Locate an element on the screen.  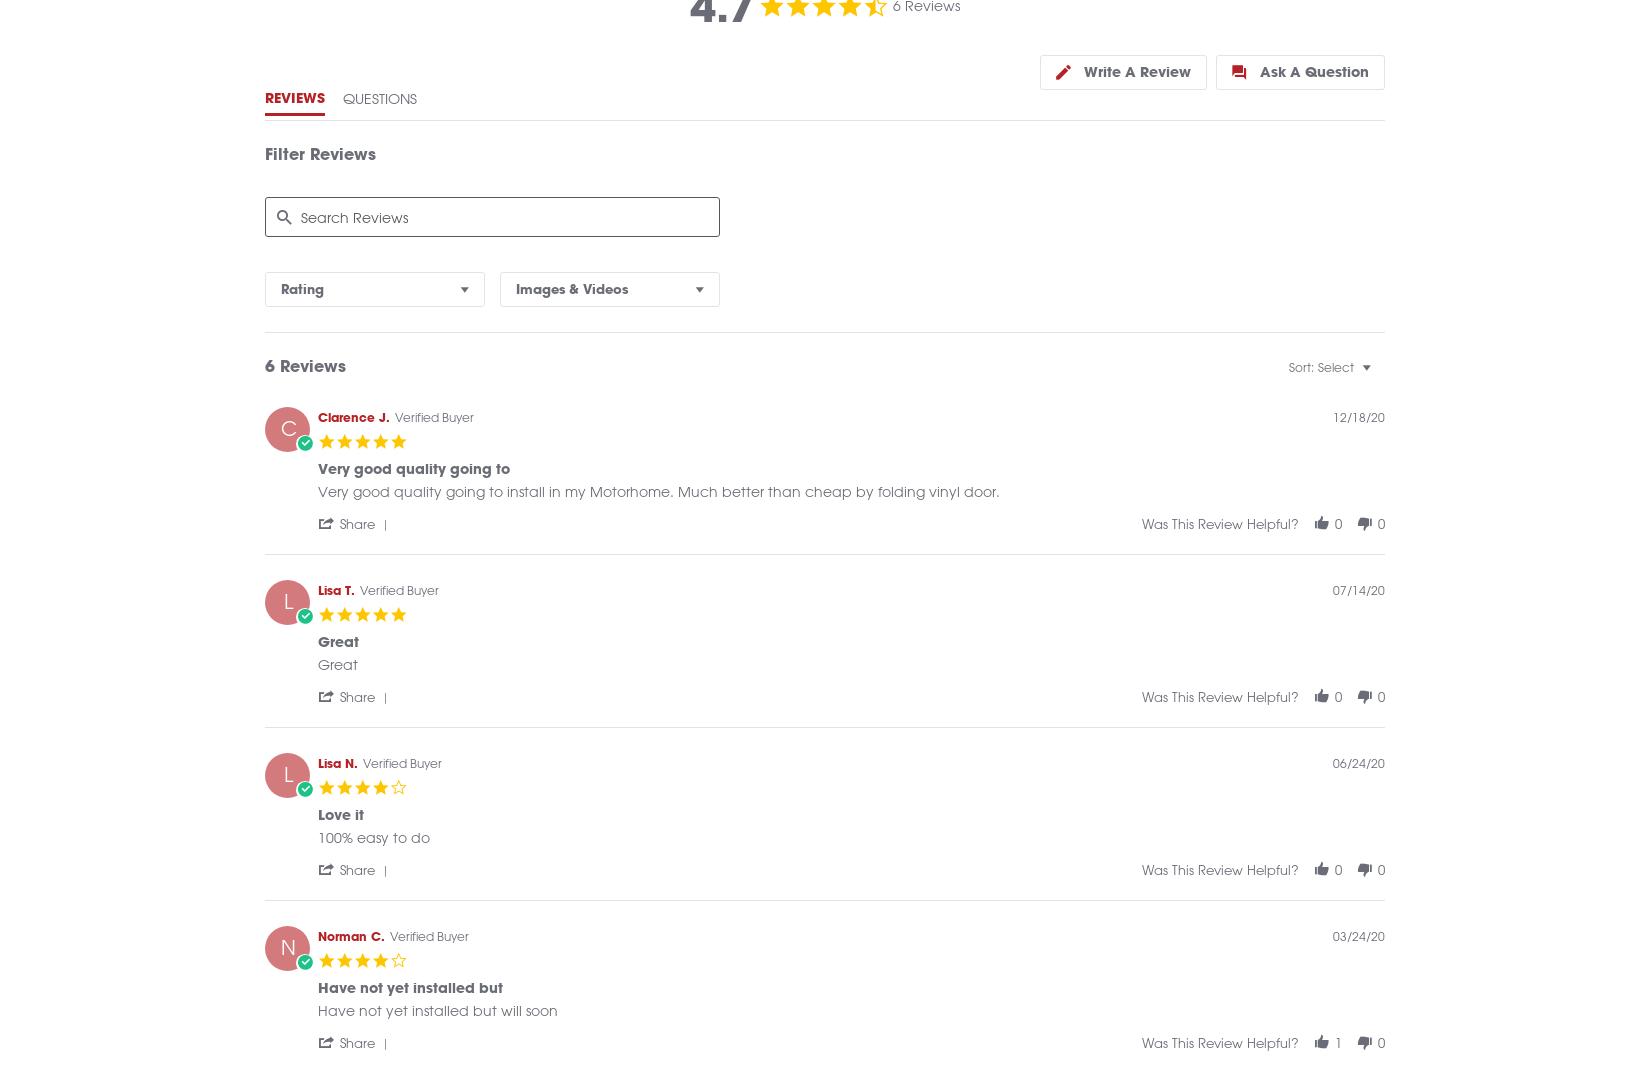
'Write A Review' is located at coordinates (1137, 94).